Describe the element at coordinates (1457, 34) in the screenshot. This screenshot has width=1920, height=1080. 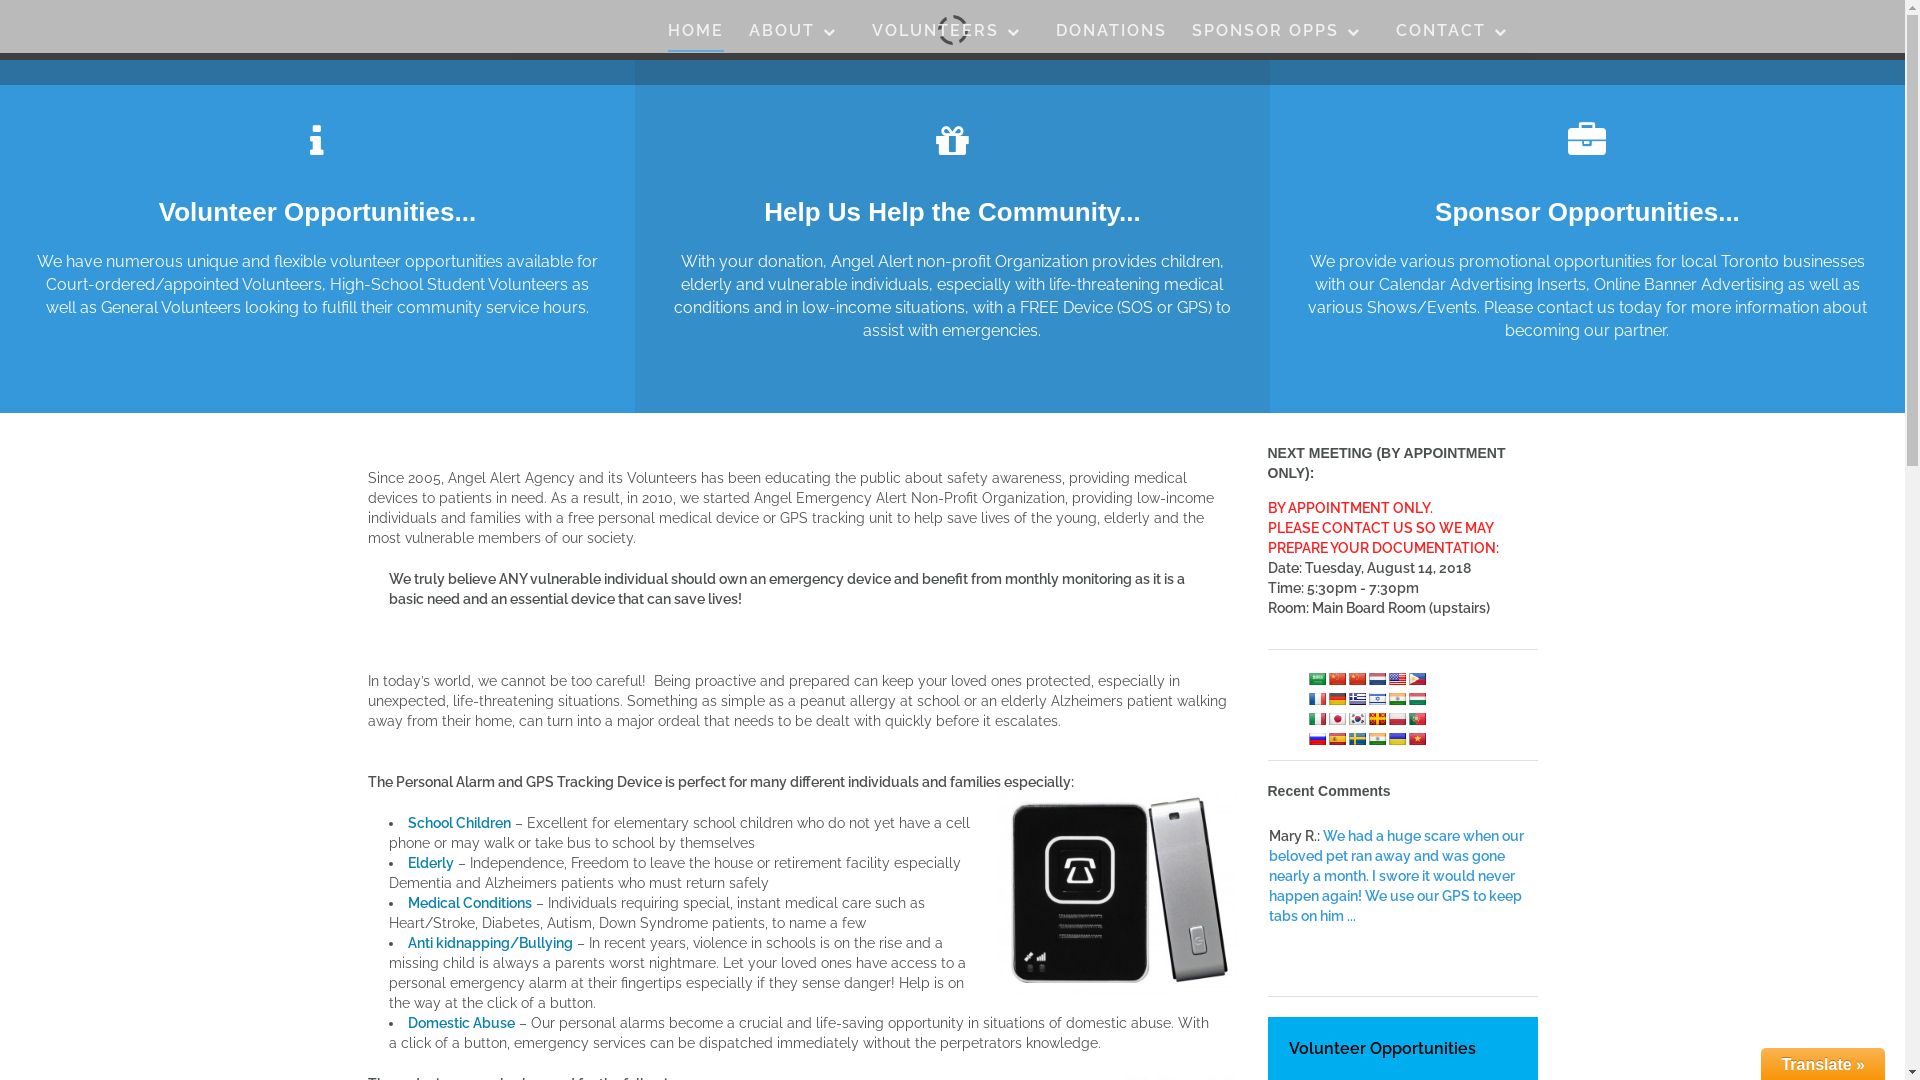
I see `'CONTACT'` at that location.